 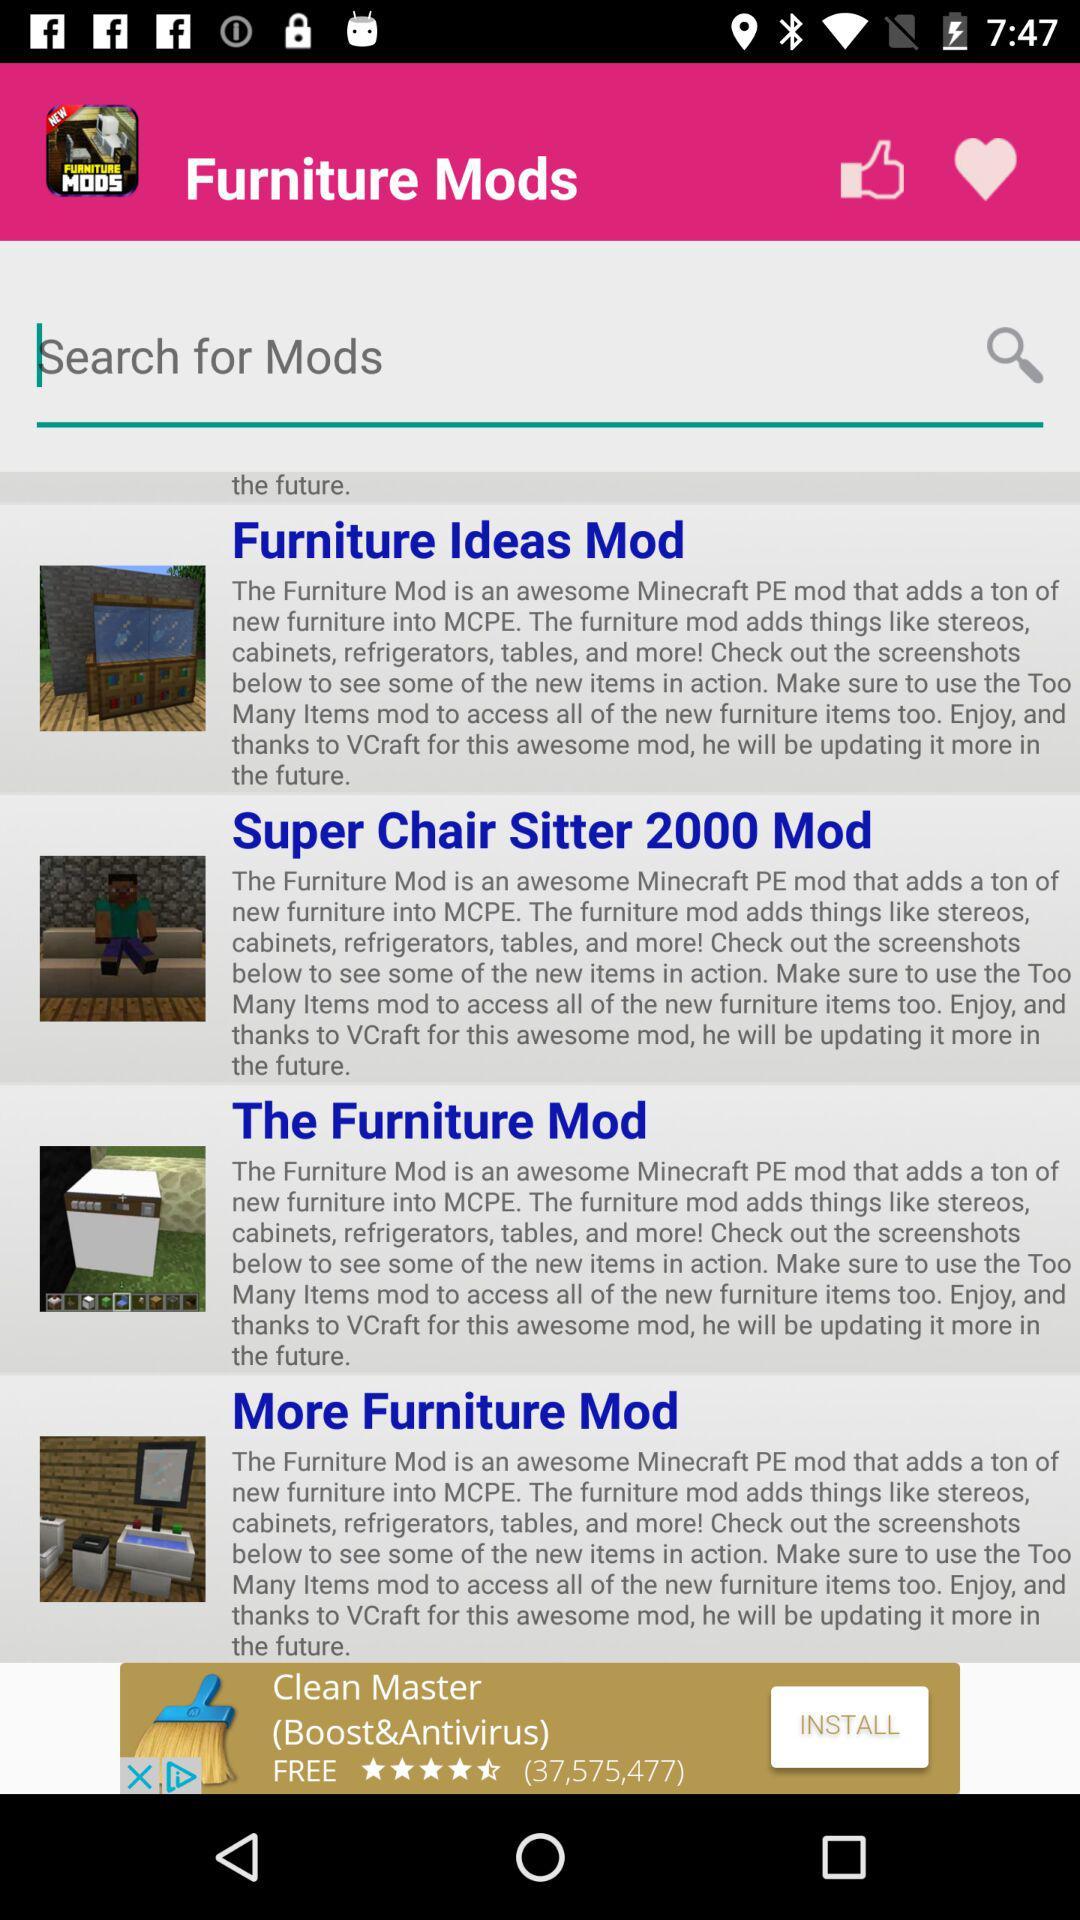 What do you see at coordinates (123, 648) in the screenshot?
I see `the first image at the left side of the page` at bounding box center [123, 648].